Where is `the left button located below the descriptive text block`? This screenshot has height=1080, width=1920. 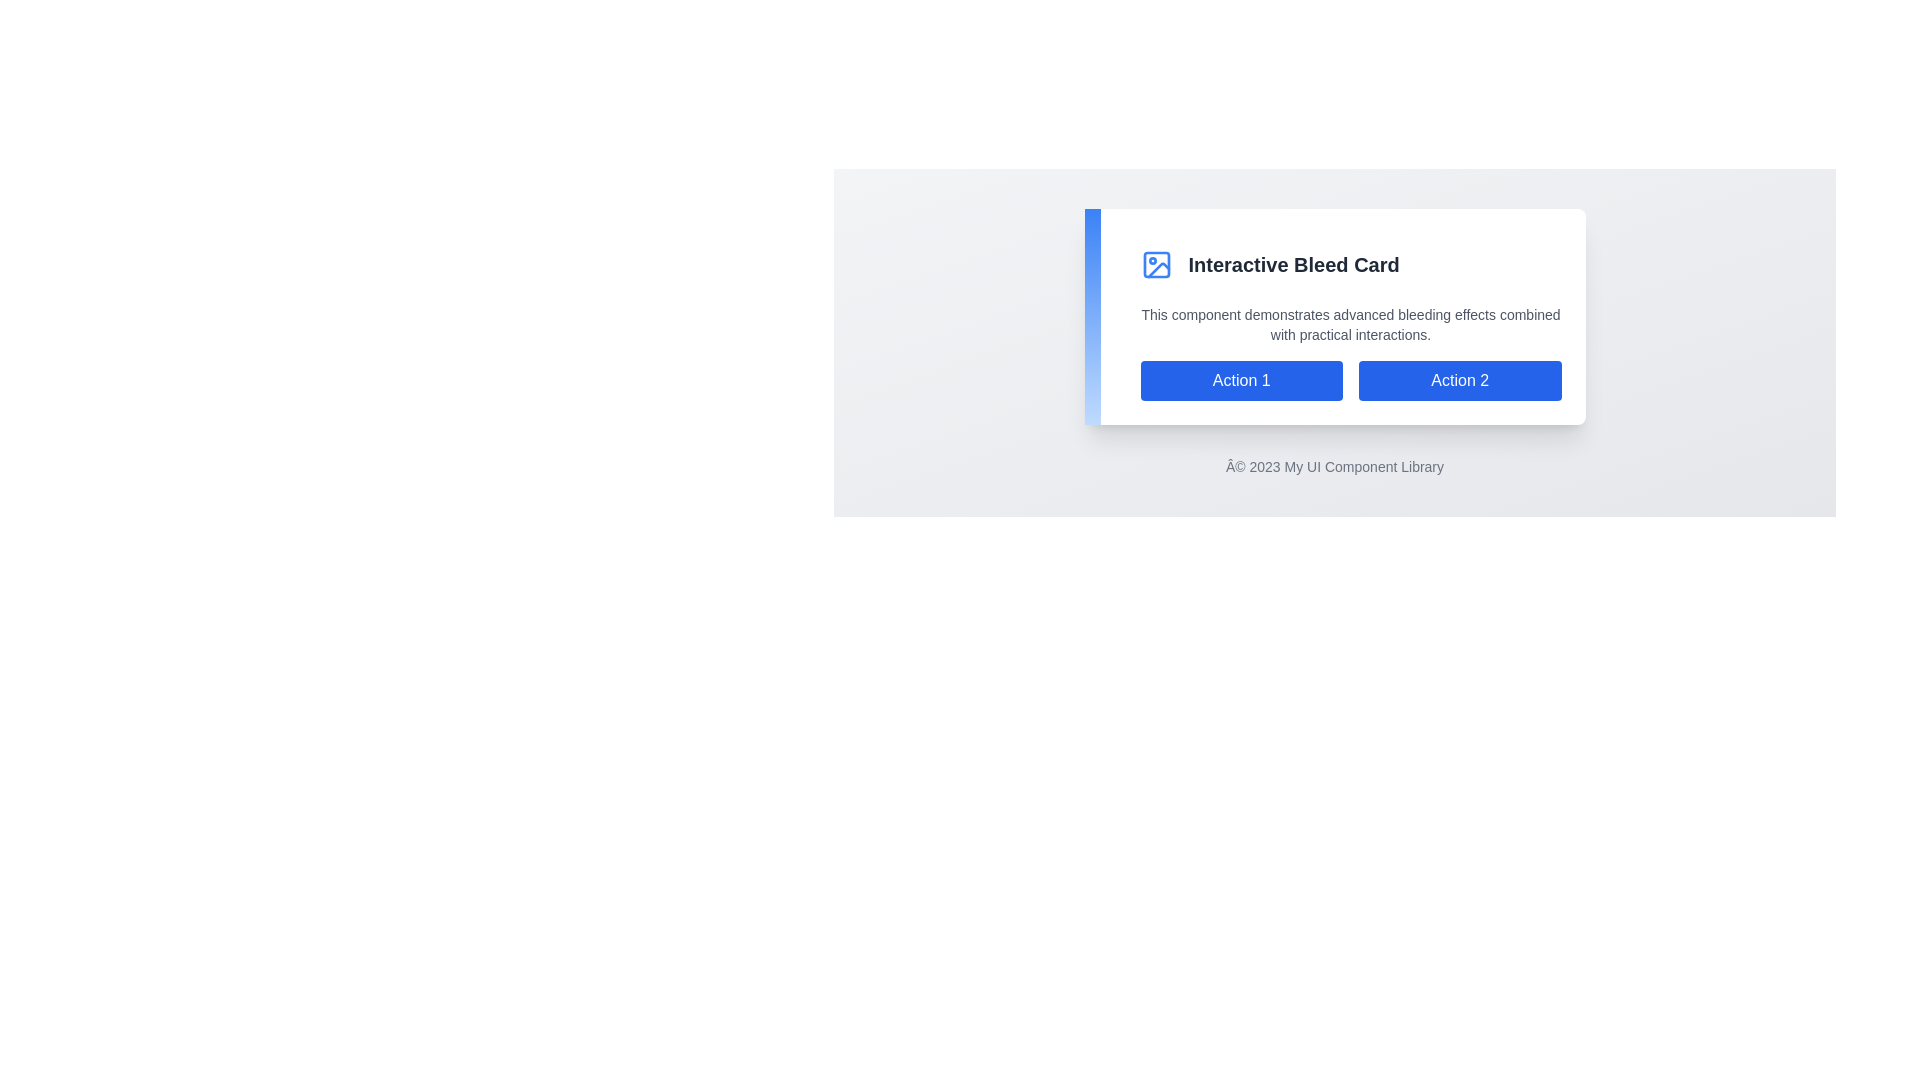
the left button located below the descriptive text block is located at coordinates (1240, 381).